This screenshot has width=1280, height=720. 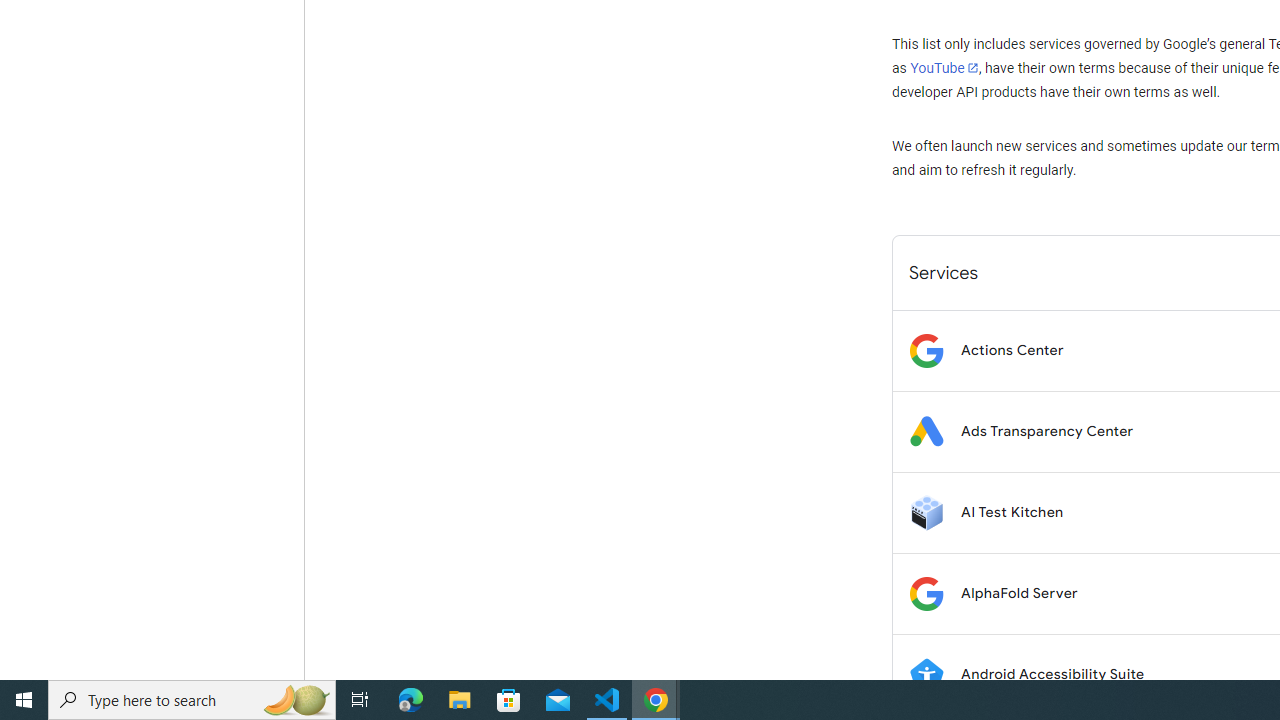 What do you see at coordinates (925, 349) in the screenshot?
I see `'Logo for Actions Center'` at bounding box center [925, 349].